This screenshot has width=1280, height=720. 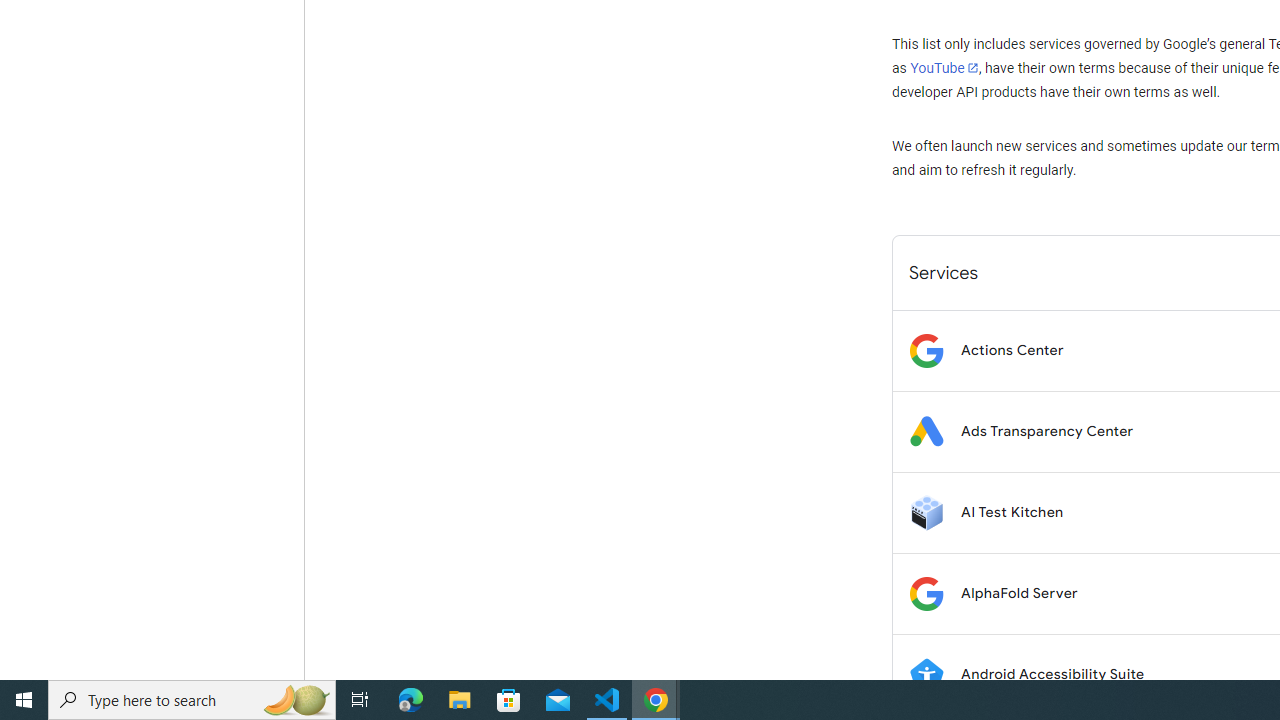 What do you see at coordinates (925, 349) in the screenshot?
I see `'Logo for Actions Center'` at bounding box center [925, 349].